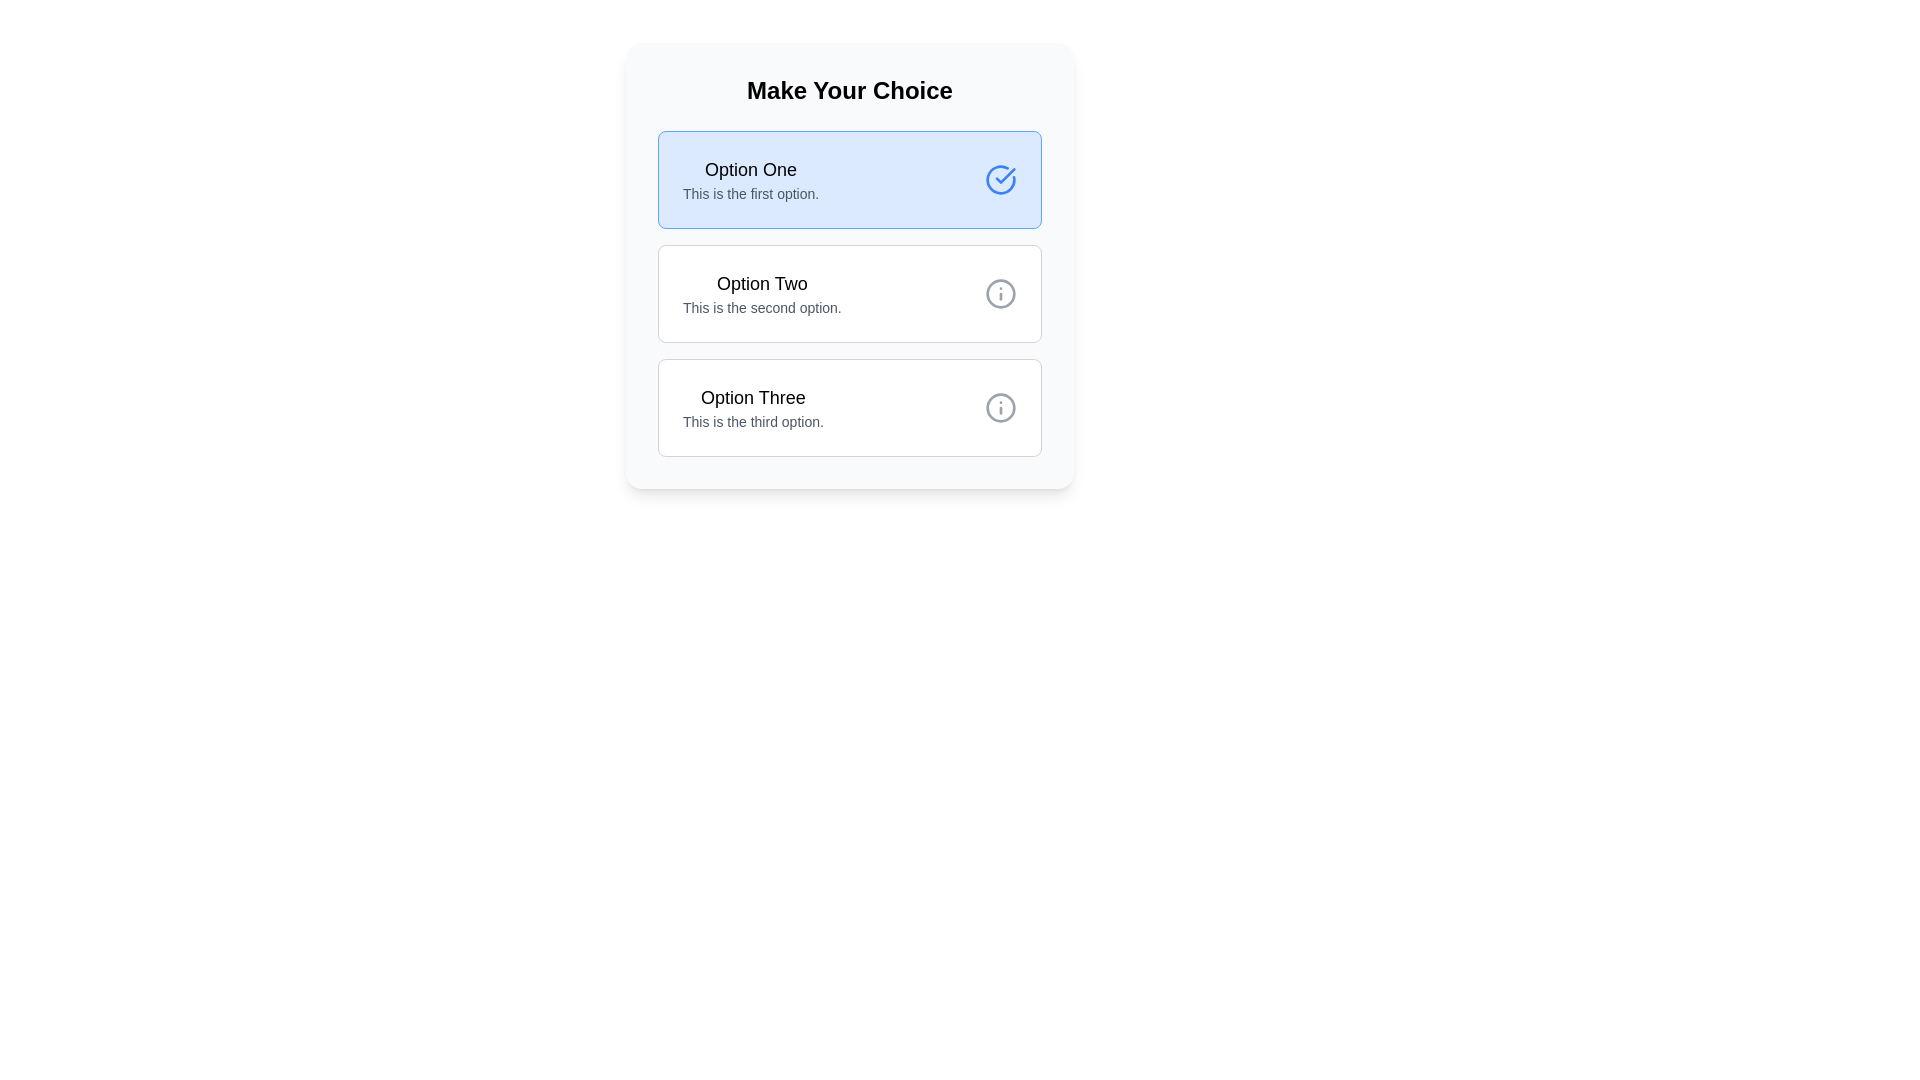 The image size is (1920, 1080). Describe the element at coordinates (849, 293) in the screenshot. I see `the second option in the Selection Option Group titled 'Option Two'` at that location.